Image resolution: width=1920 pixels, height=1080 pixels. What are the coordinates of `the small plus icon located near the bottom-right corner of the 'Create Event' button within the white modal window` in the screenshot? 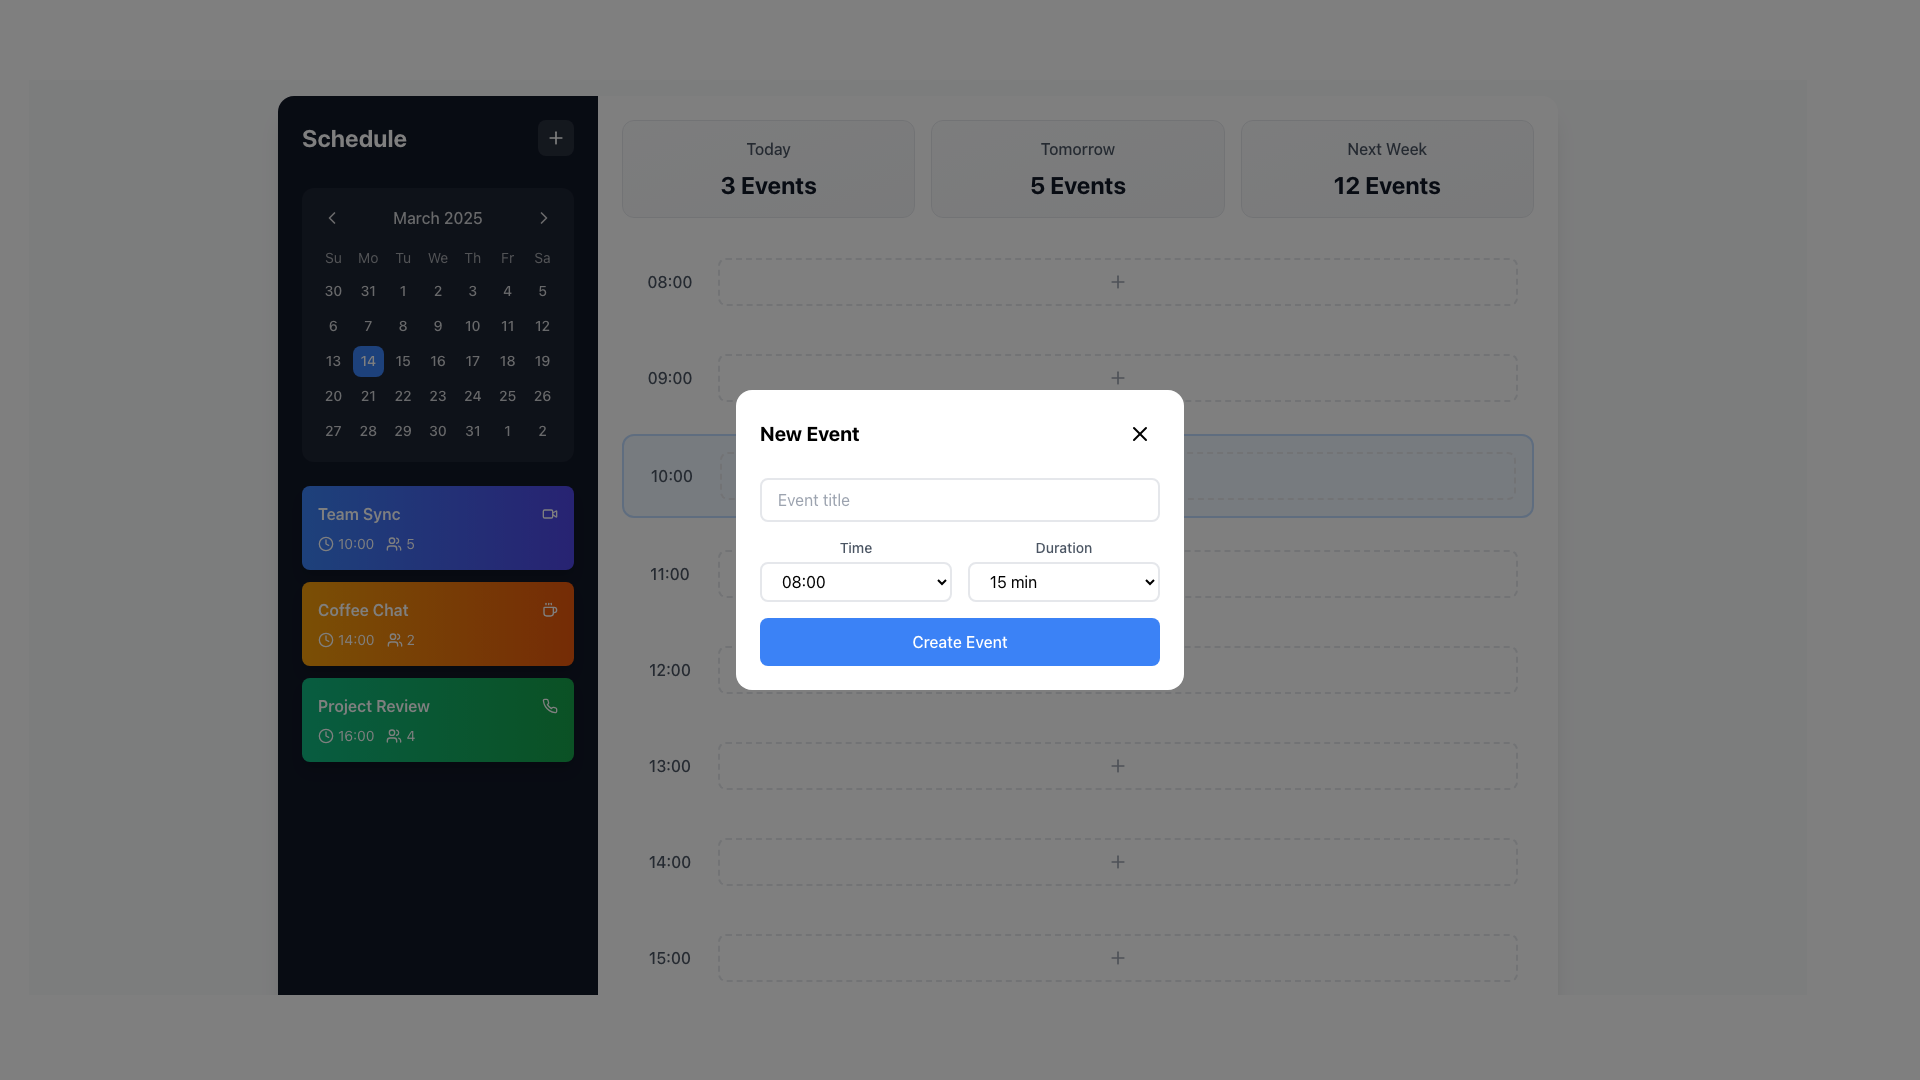 It's located at (1117, 670).